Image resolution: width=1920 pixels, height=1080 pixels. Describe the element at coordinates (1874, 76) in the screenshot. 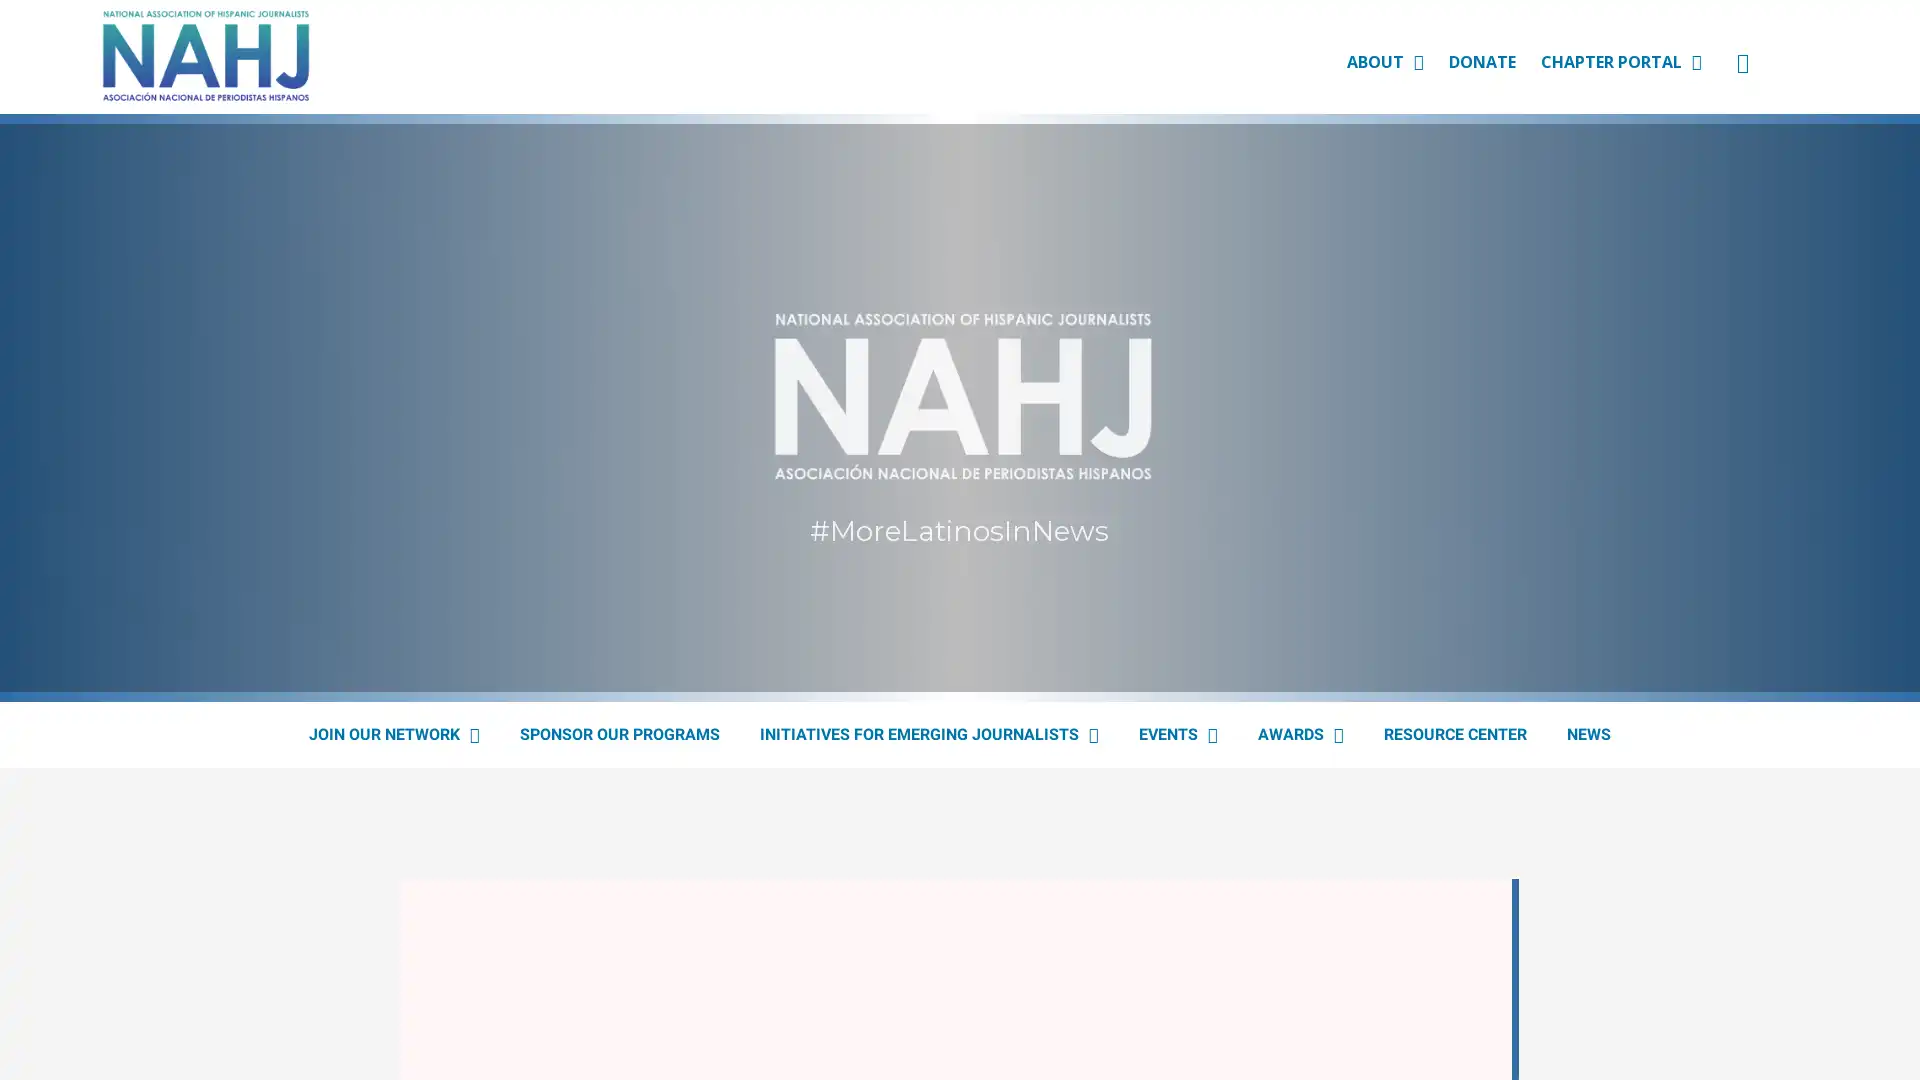

I see `Close search form` at that location.